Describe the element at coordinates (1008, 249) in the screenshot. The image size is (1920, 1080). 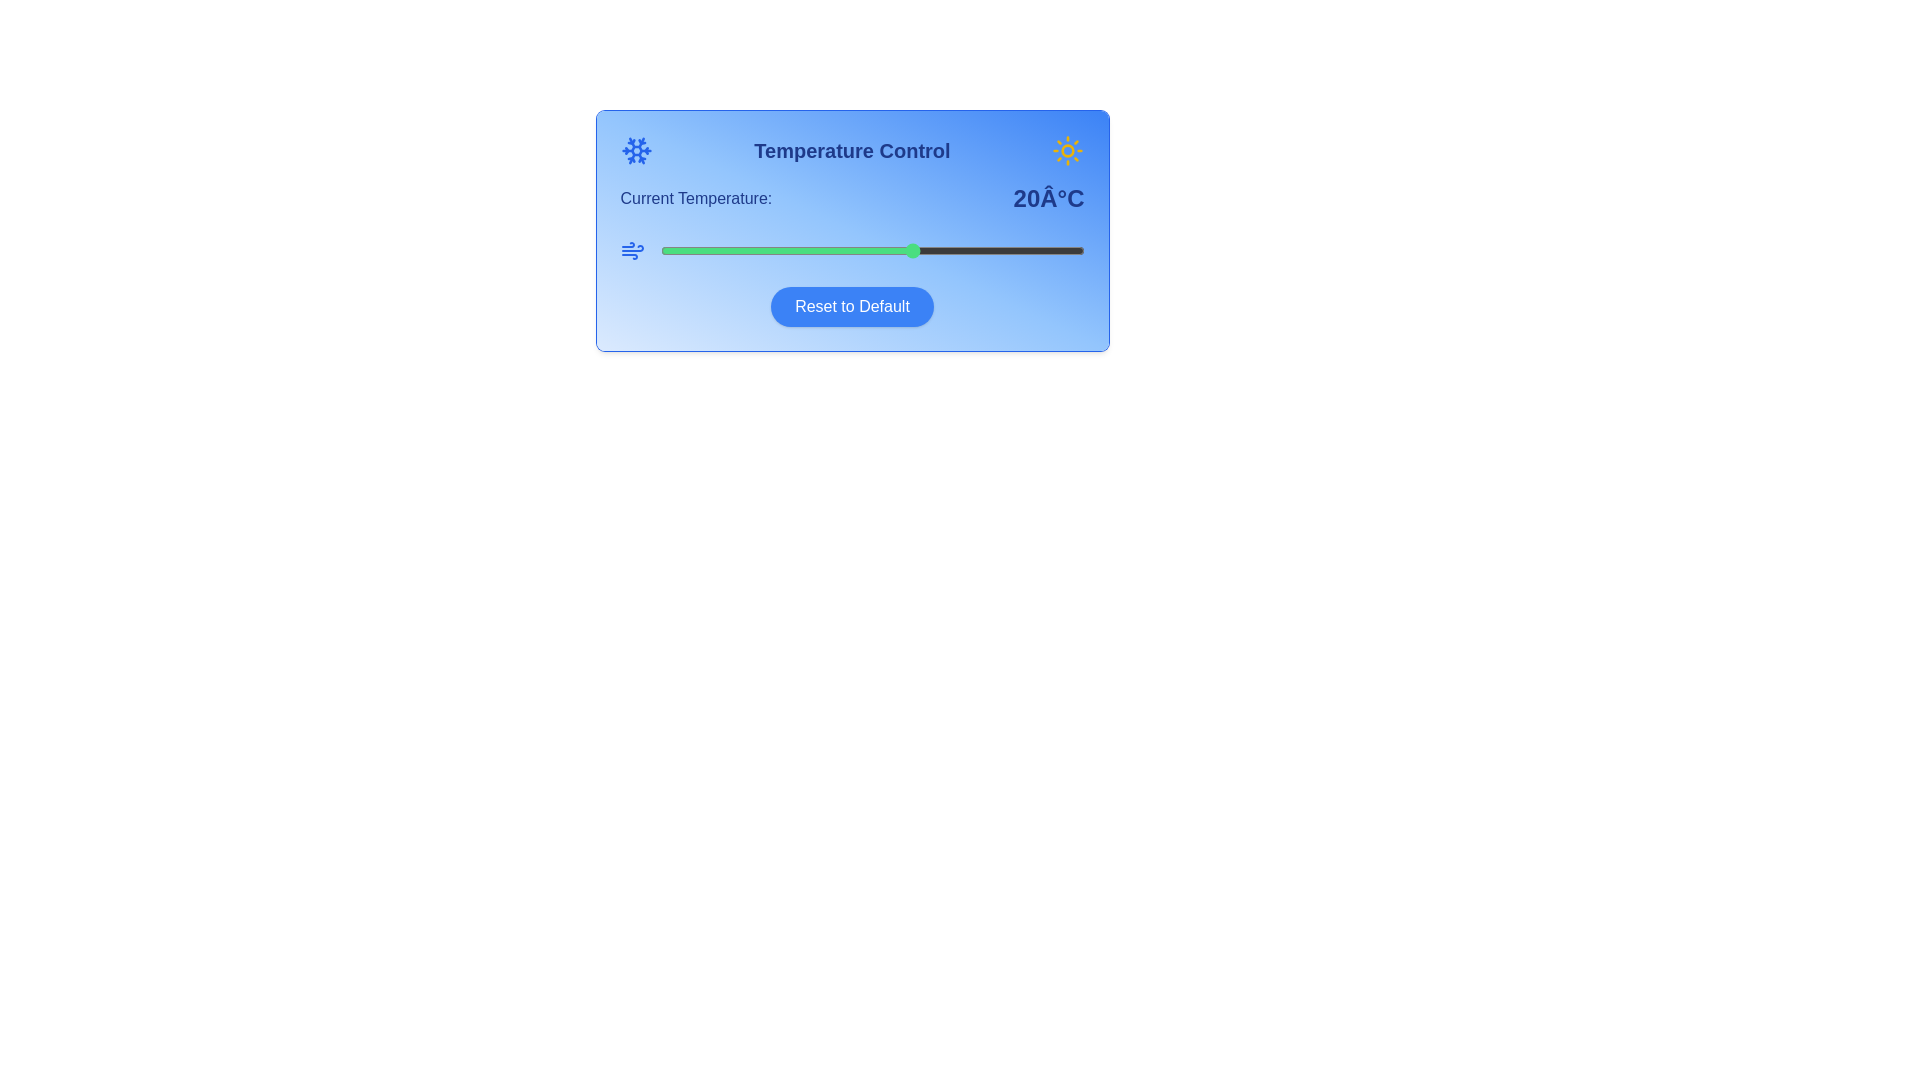
I see `the temperature slider` at that location.